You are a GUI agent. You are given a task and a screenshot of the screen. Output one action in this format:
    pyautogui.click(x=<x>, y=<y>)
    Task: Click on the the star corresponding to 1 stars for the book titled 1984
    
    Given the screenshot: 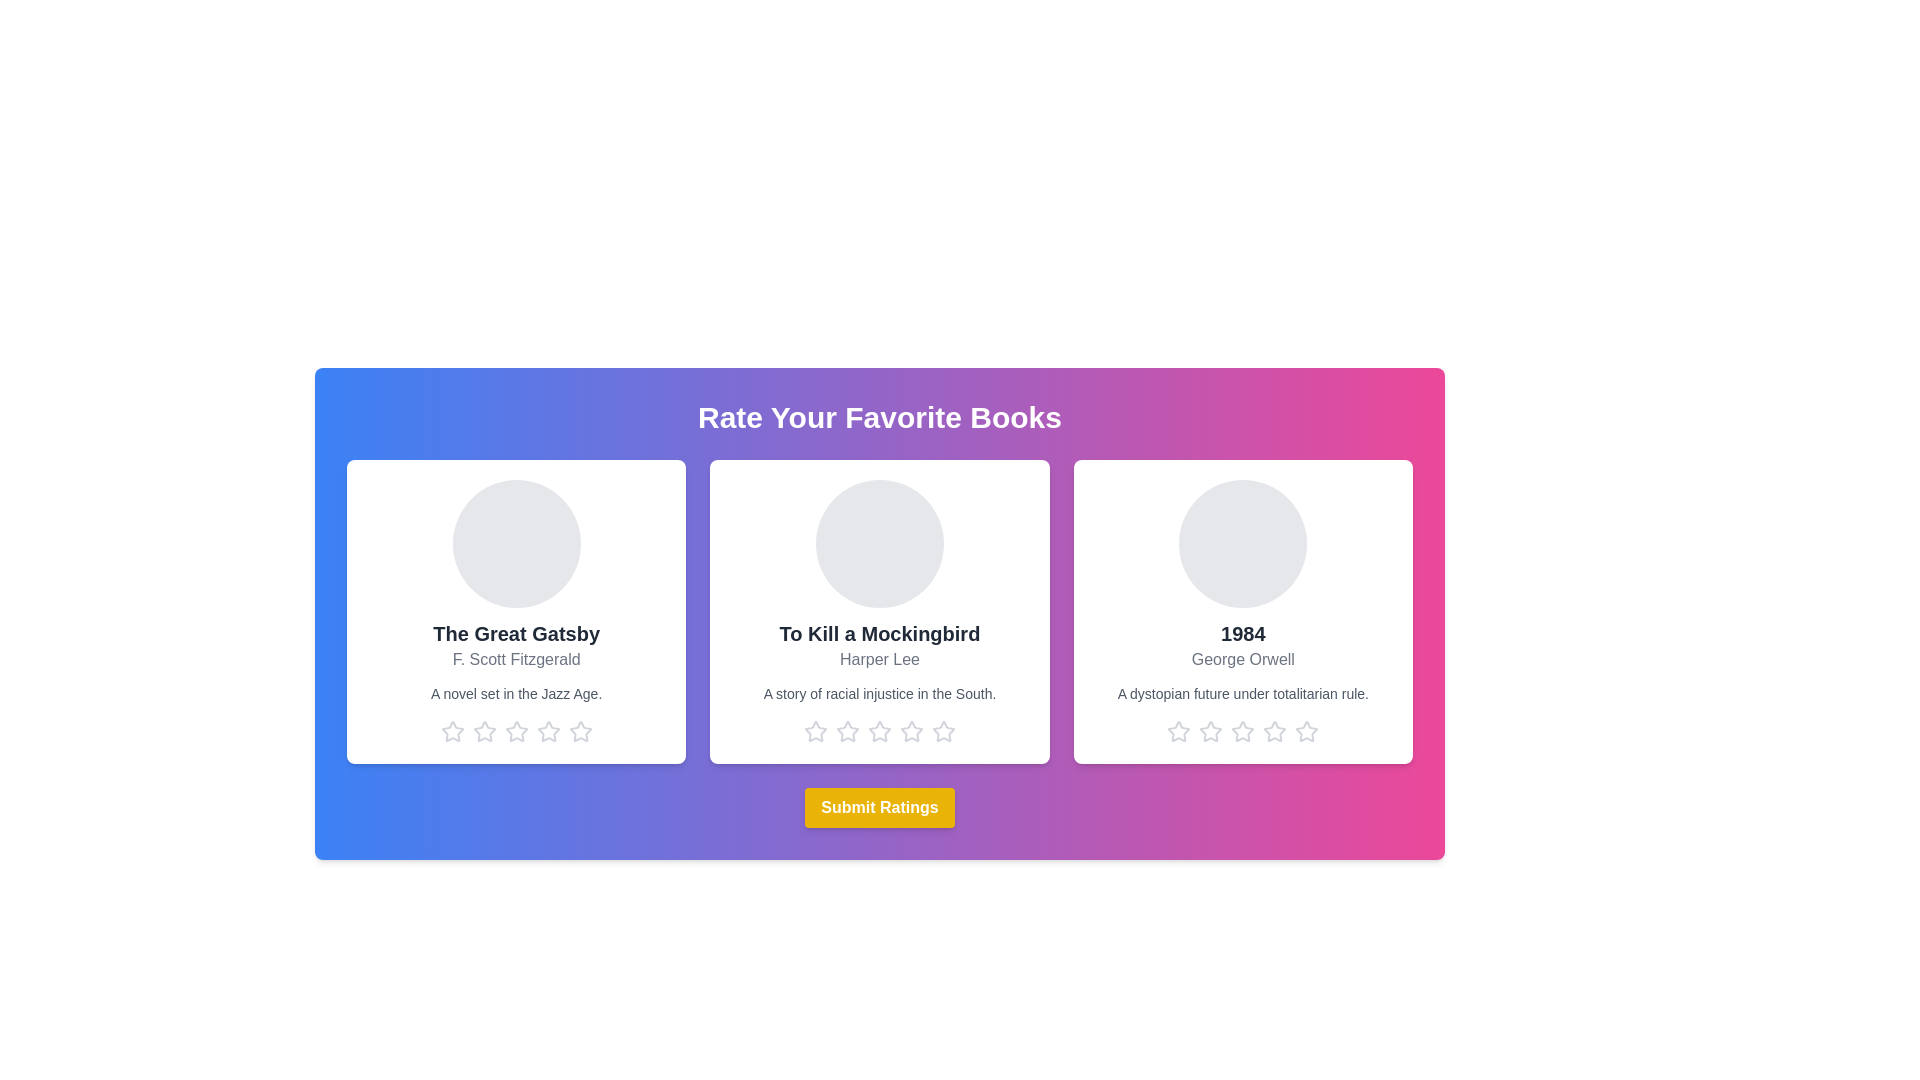 What is the action you would take?
    pyautogui.click(x=1179, y=732)
    